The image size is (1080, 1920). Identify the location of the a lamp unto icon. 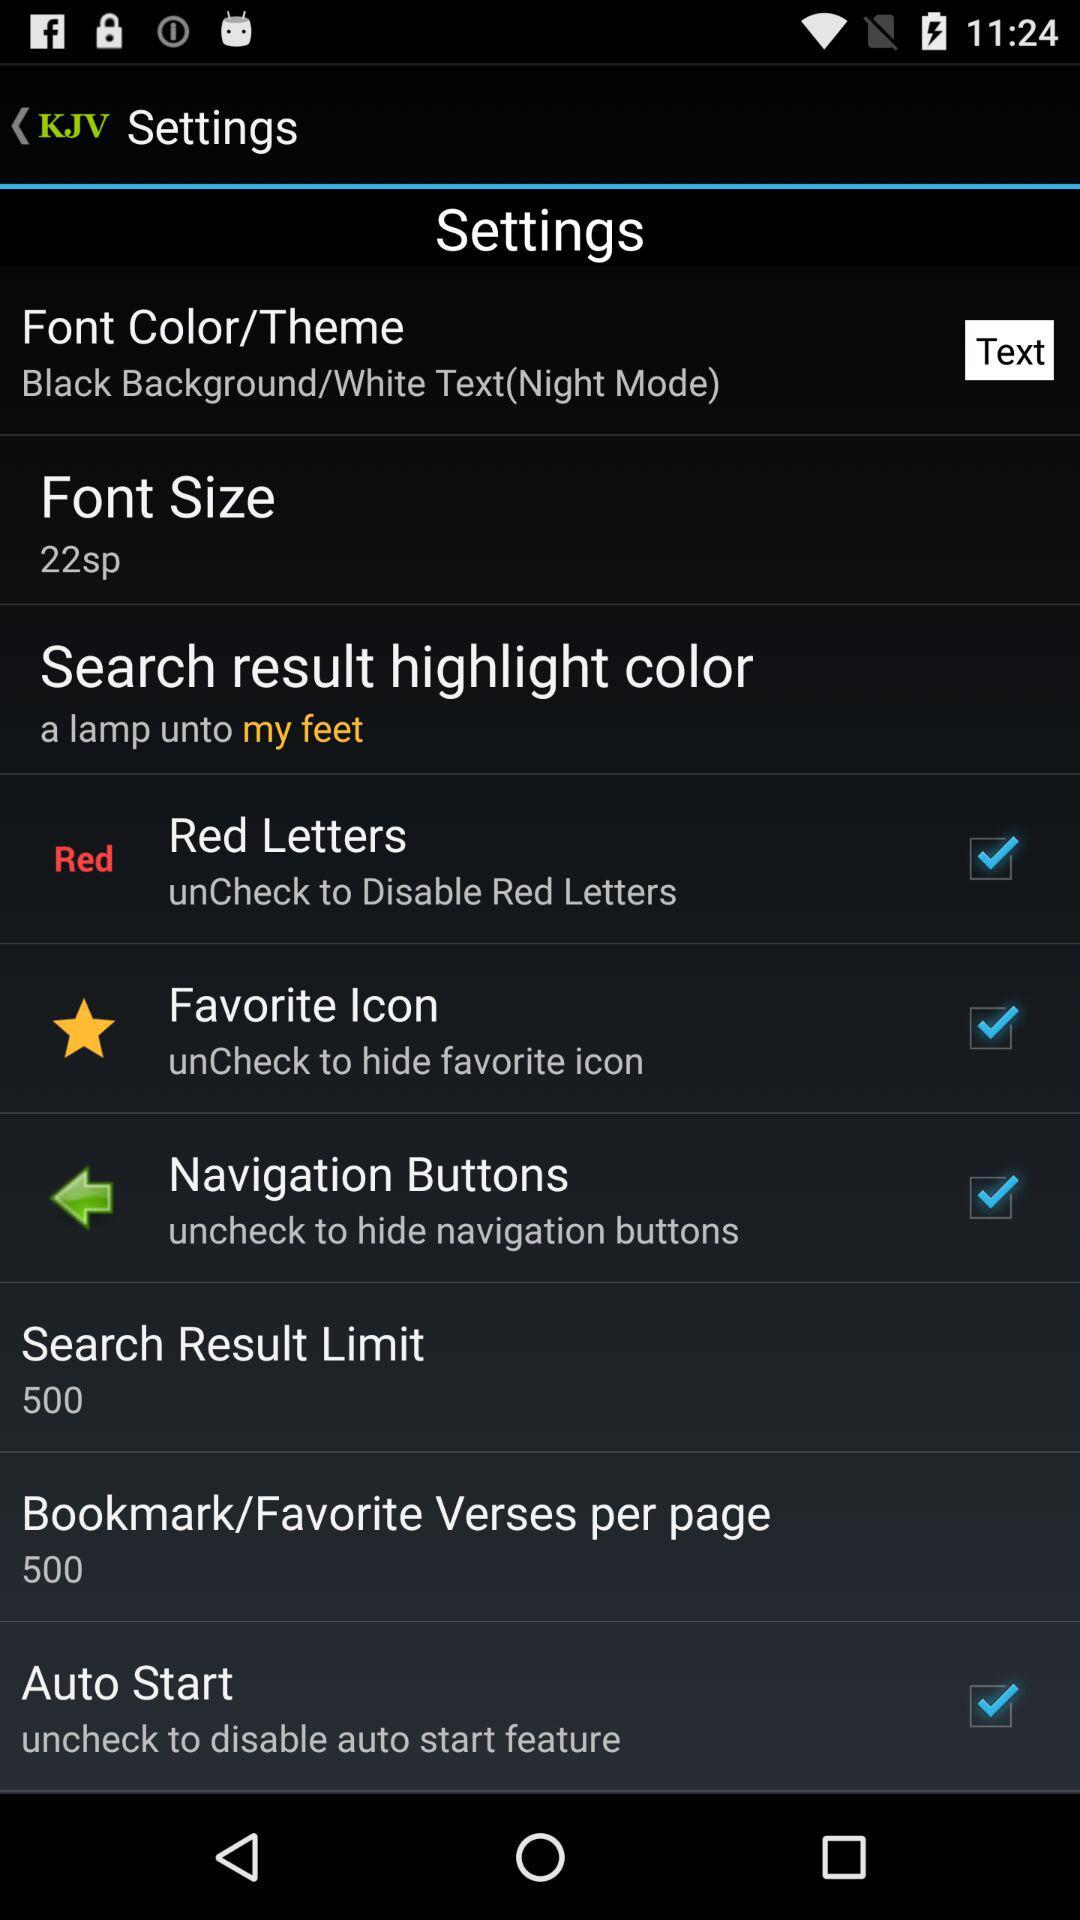
(201, 726).